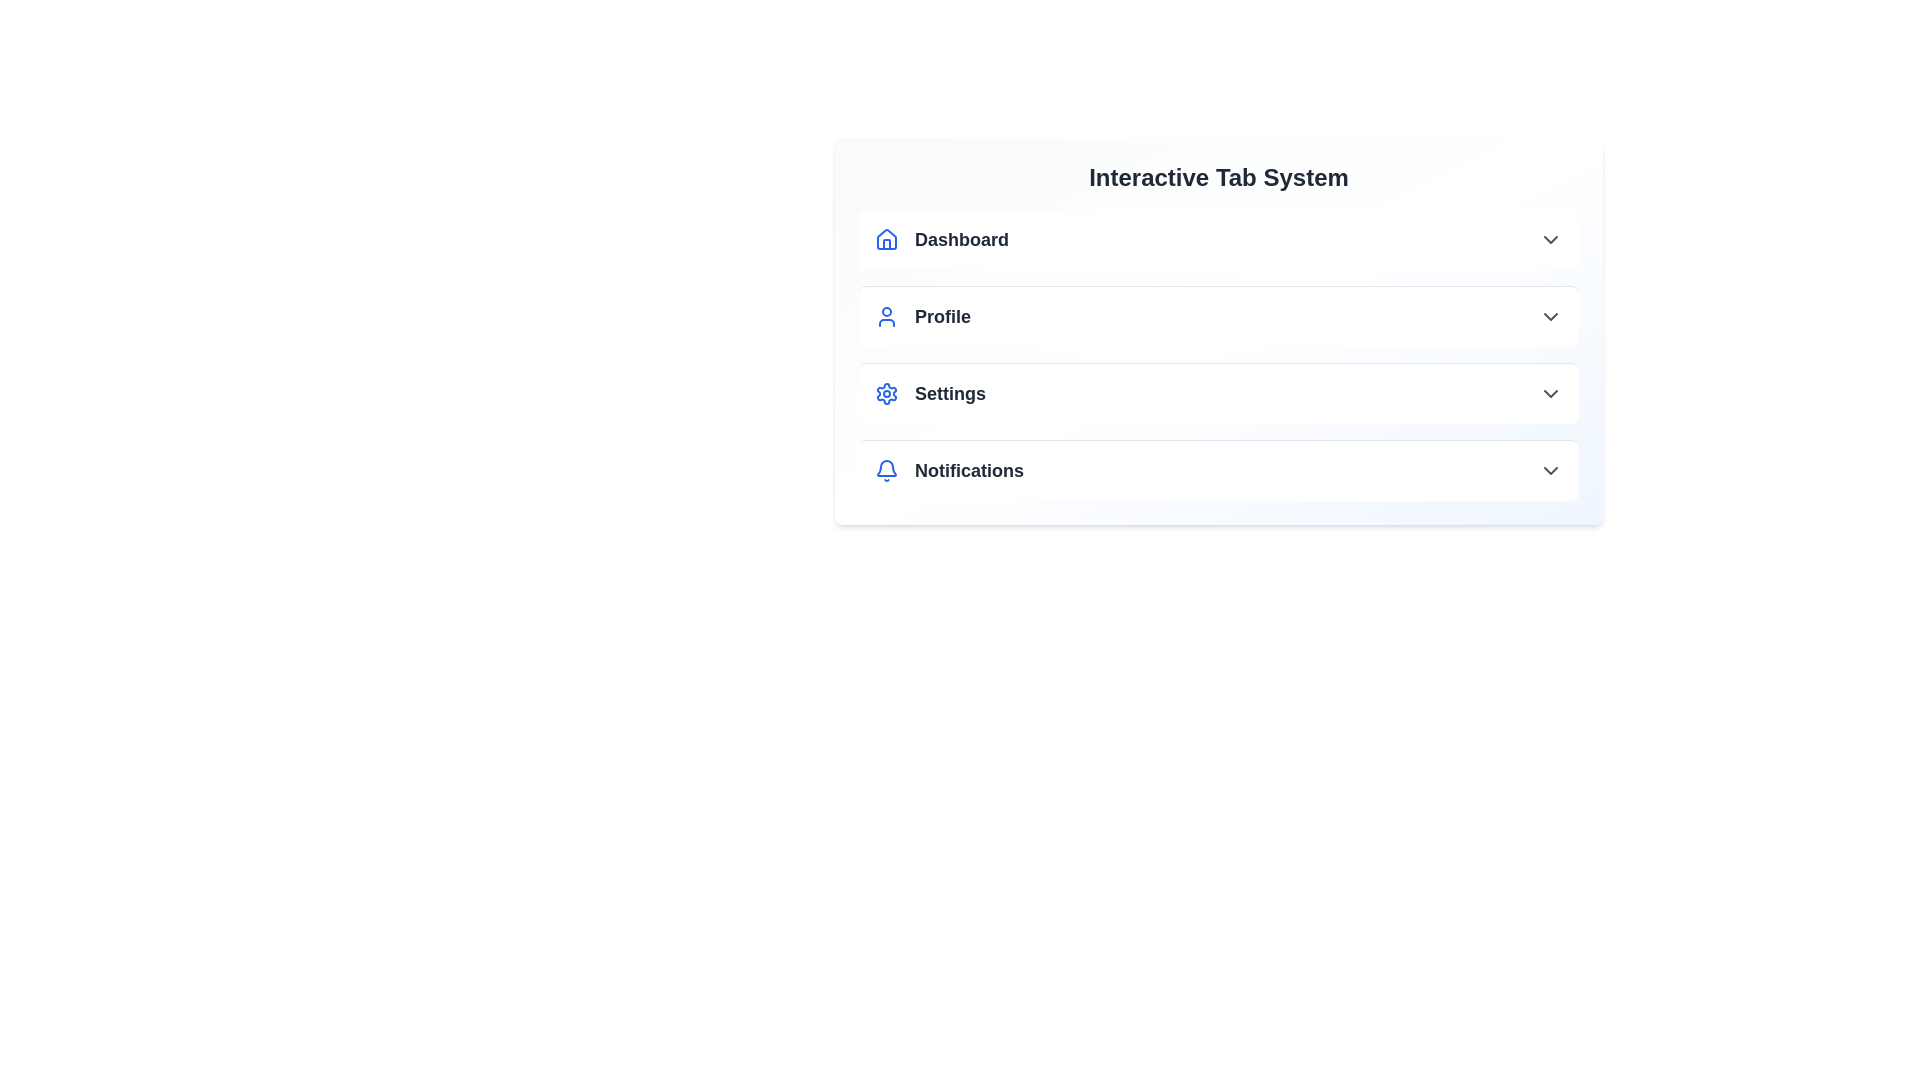 This screenshot has width=1920, height=1080. I want to click on the 'Settings' text label in the sidebar menu, which is styled in bold and dark gray, located to the right of the gear icon, so click(949, 393).